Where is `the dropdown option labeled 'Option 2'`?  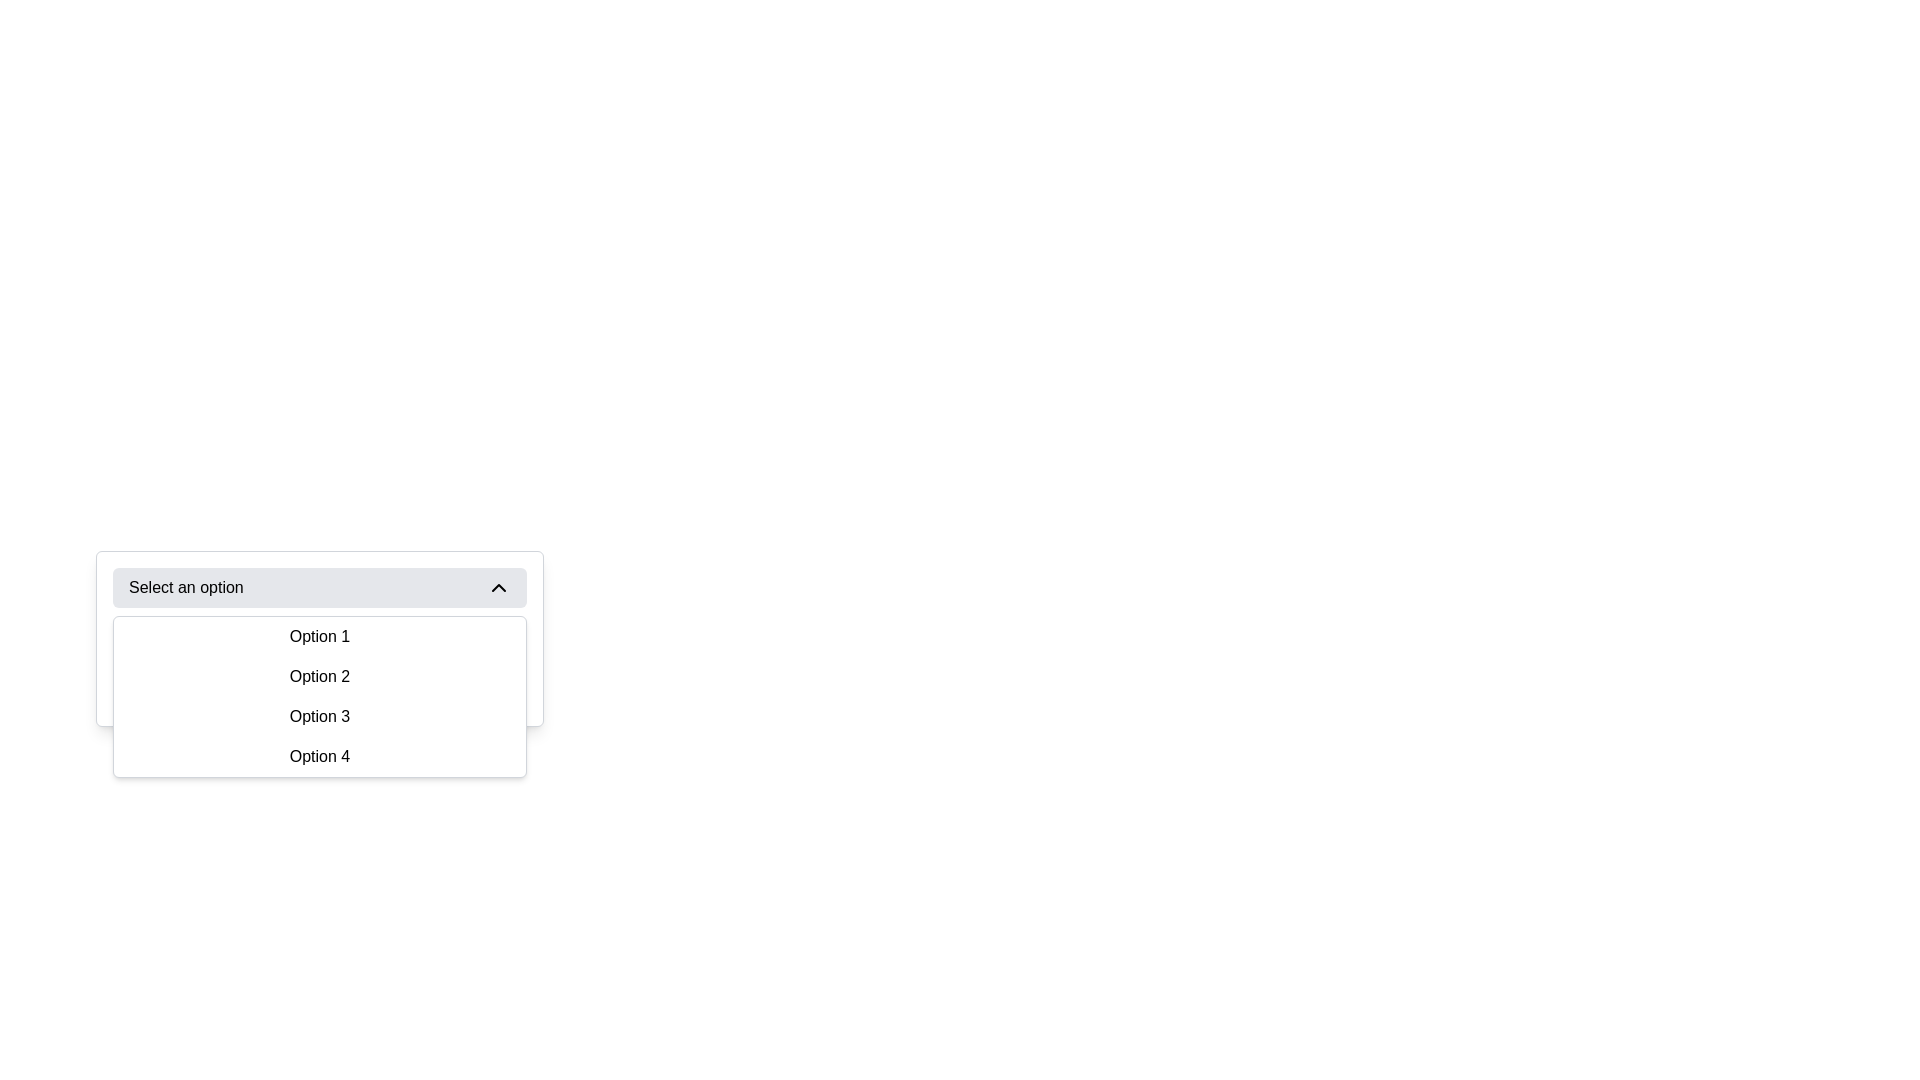 the dropdown option labeled 'Option 2' is located at coordinates (320, 676).